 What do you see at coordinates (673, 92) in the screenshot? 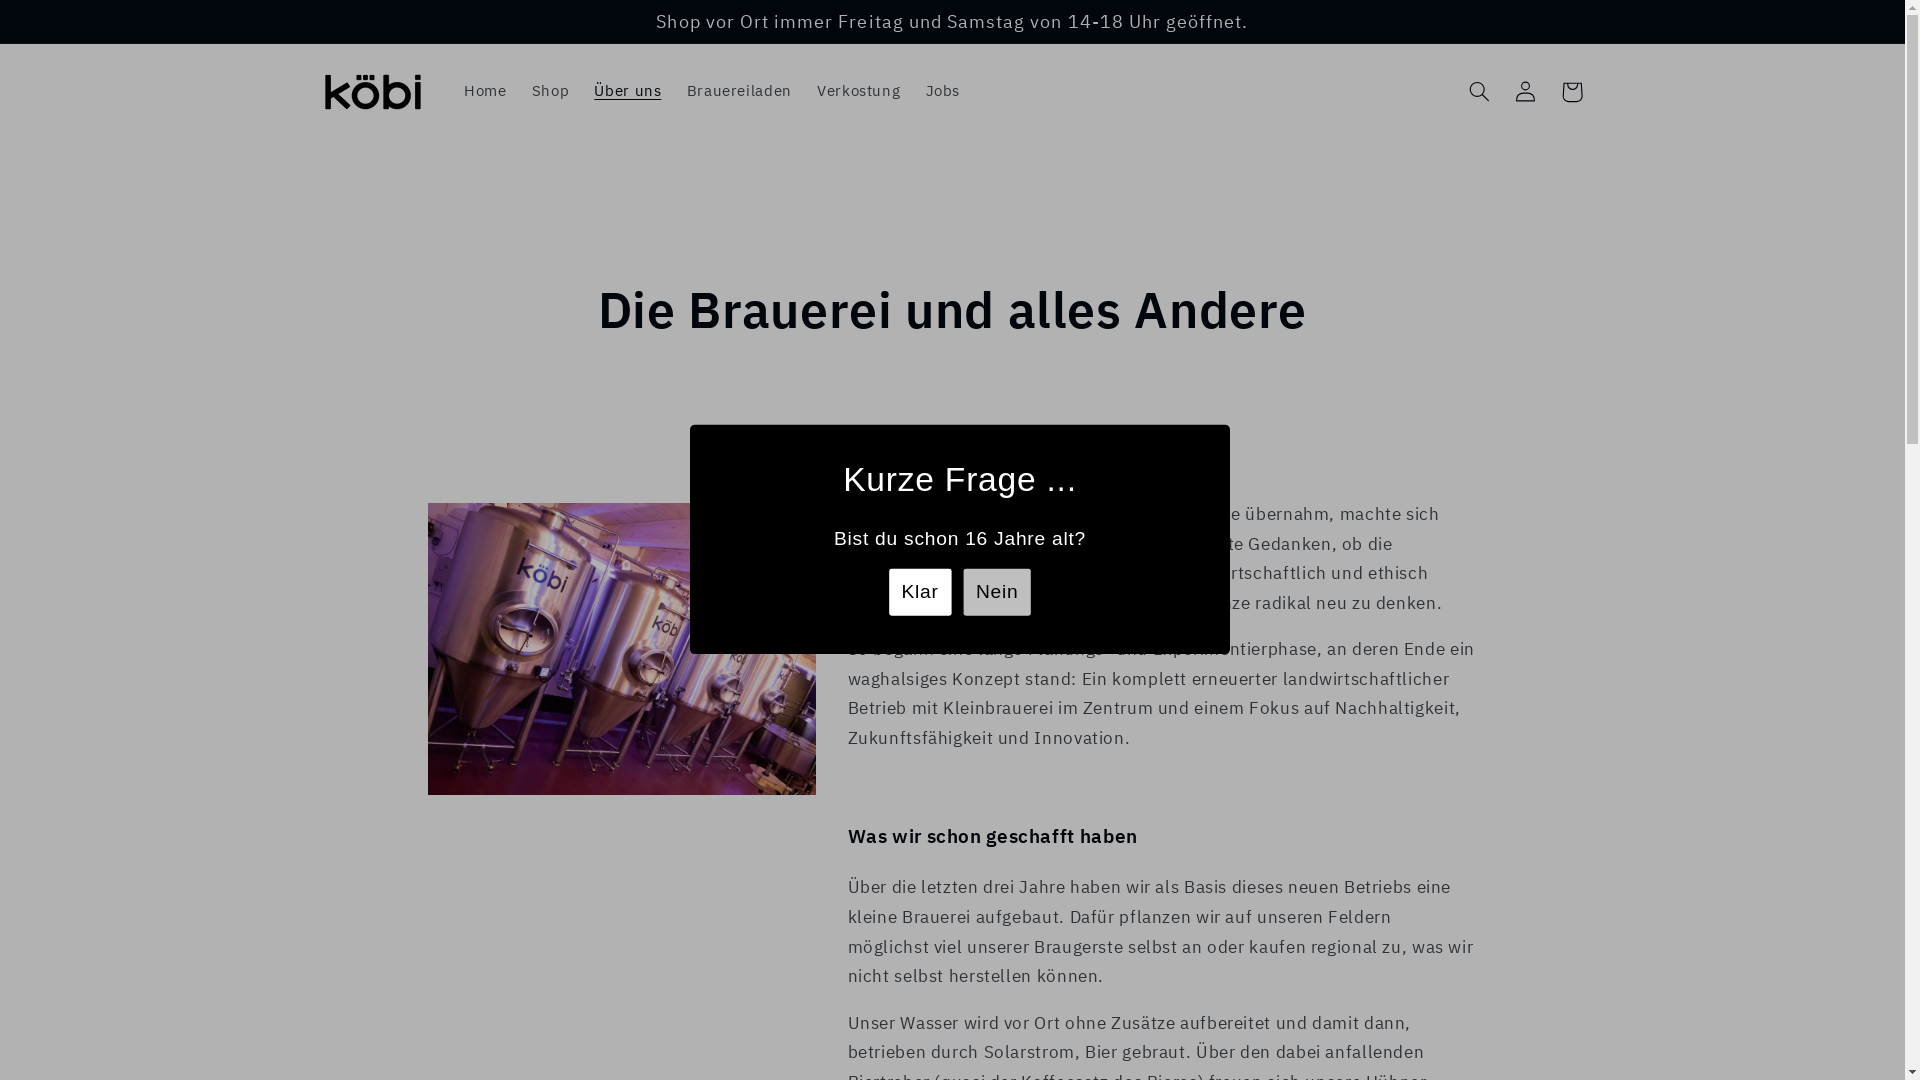
I see `'Brauereiladen'` at bounding box center [673, 92].